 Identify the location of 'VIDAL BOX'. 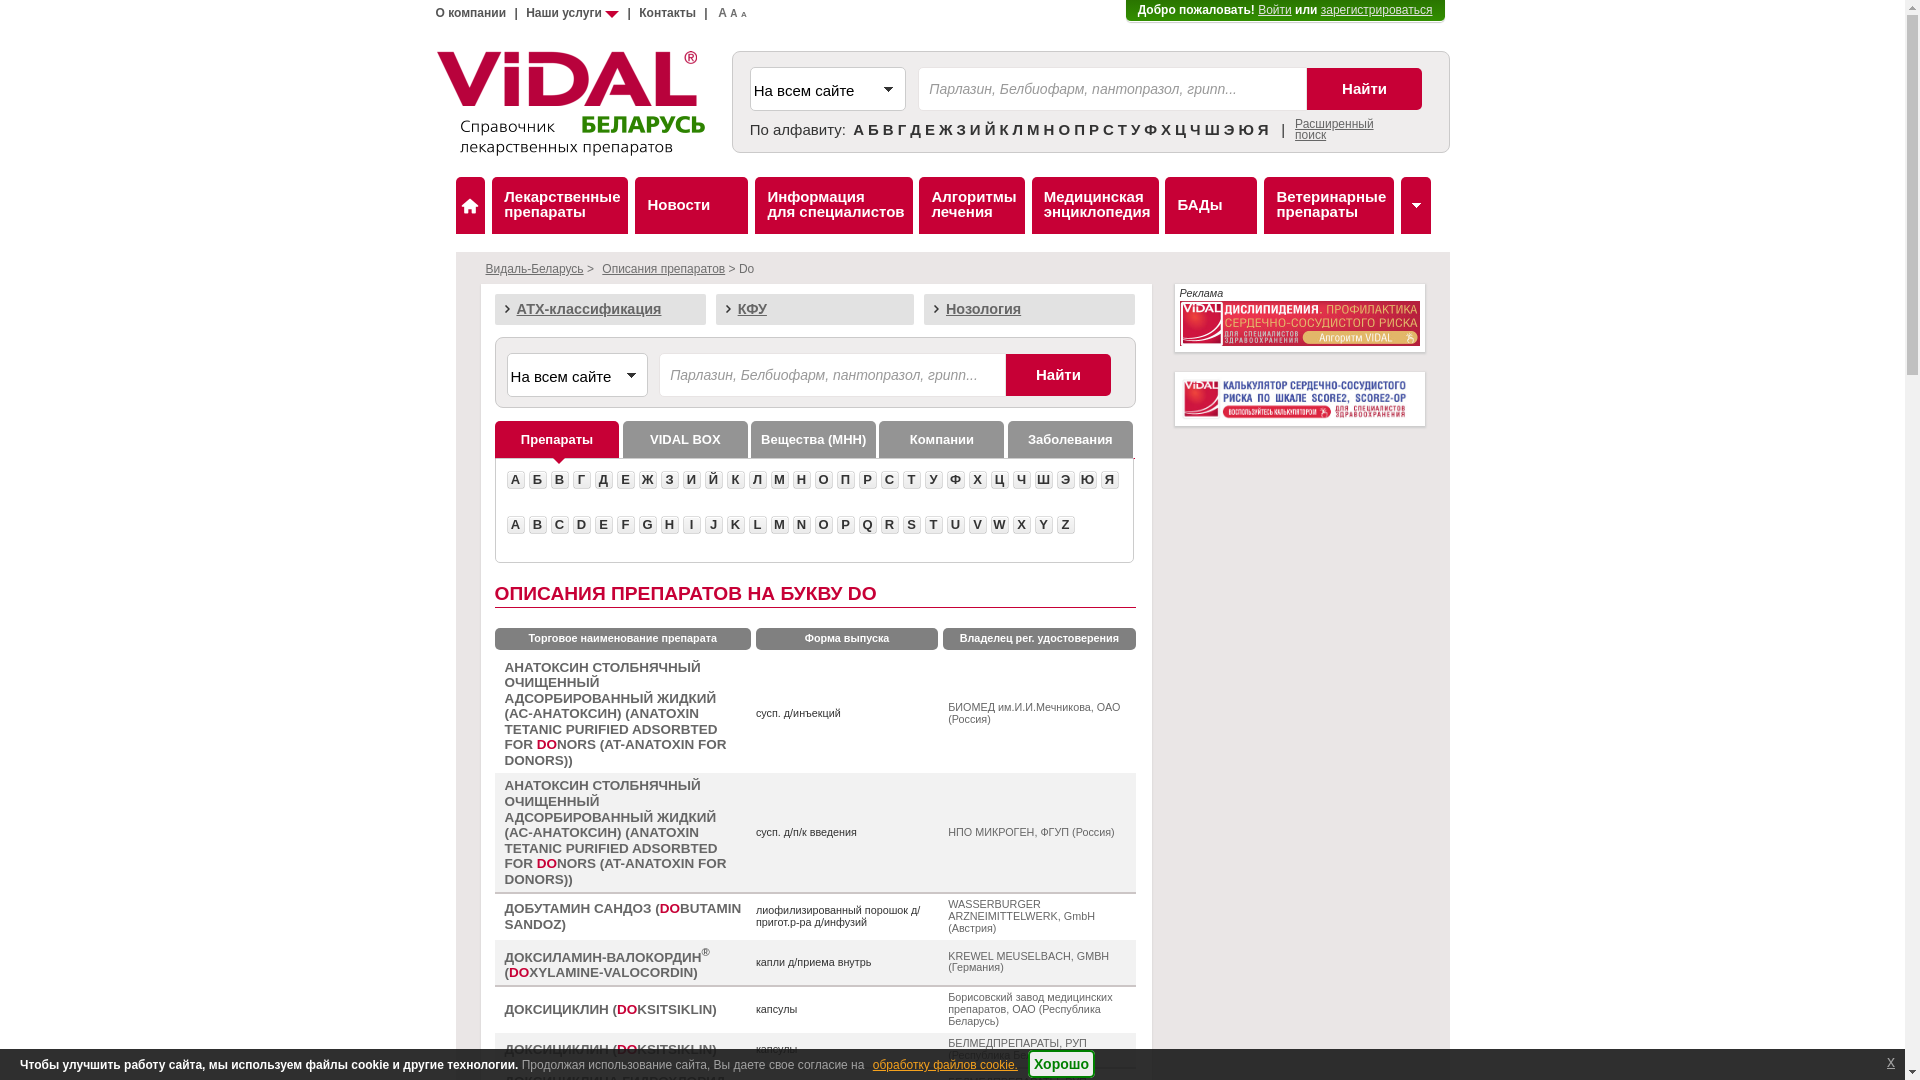
(685, 438).